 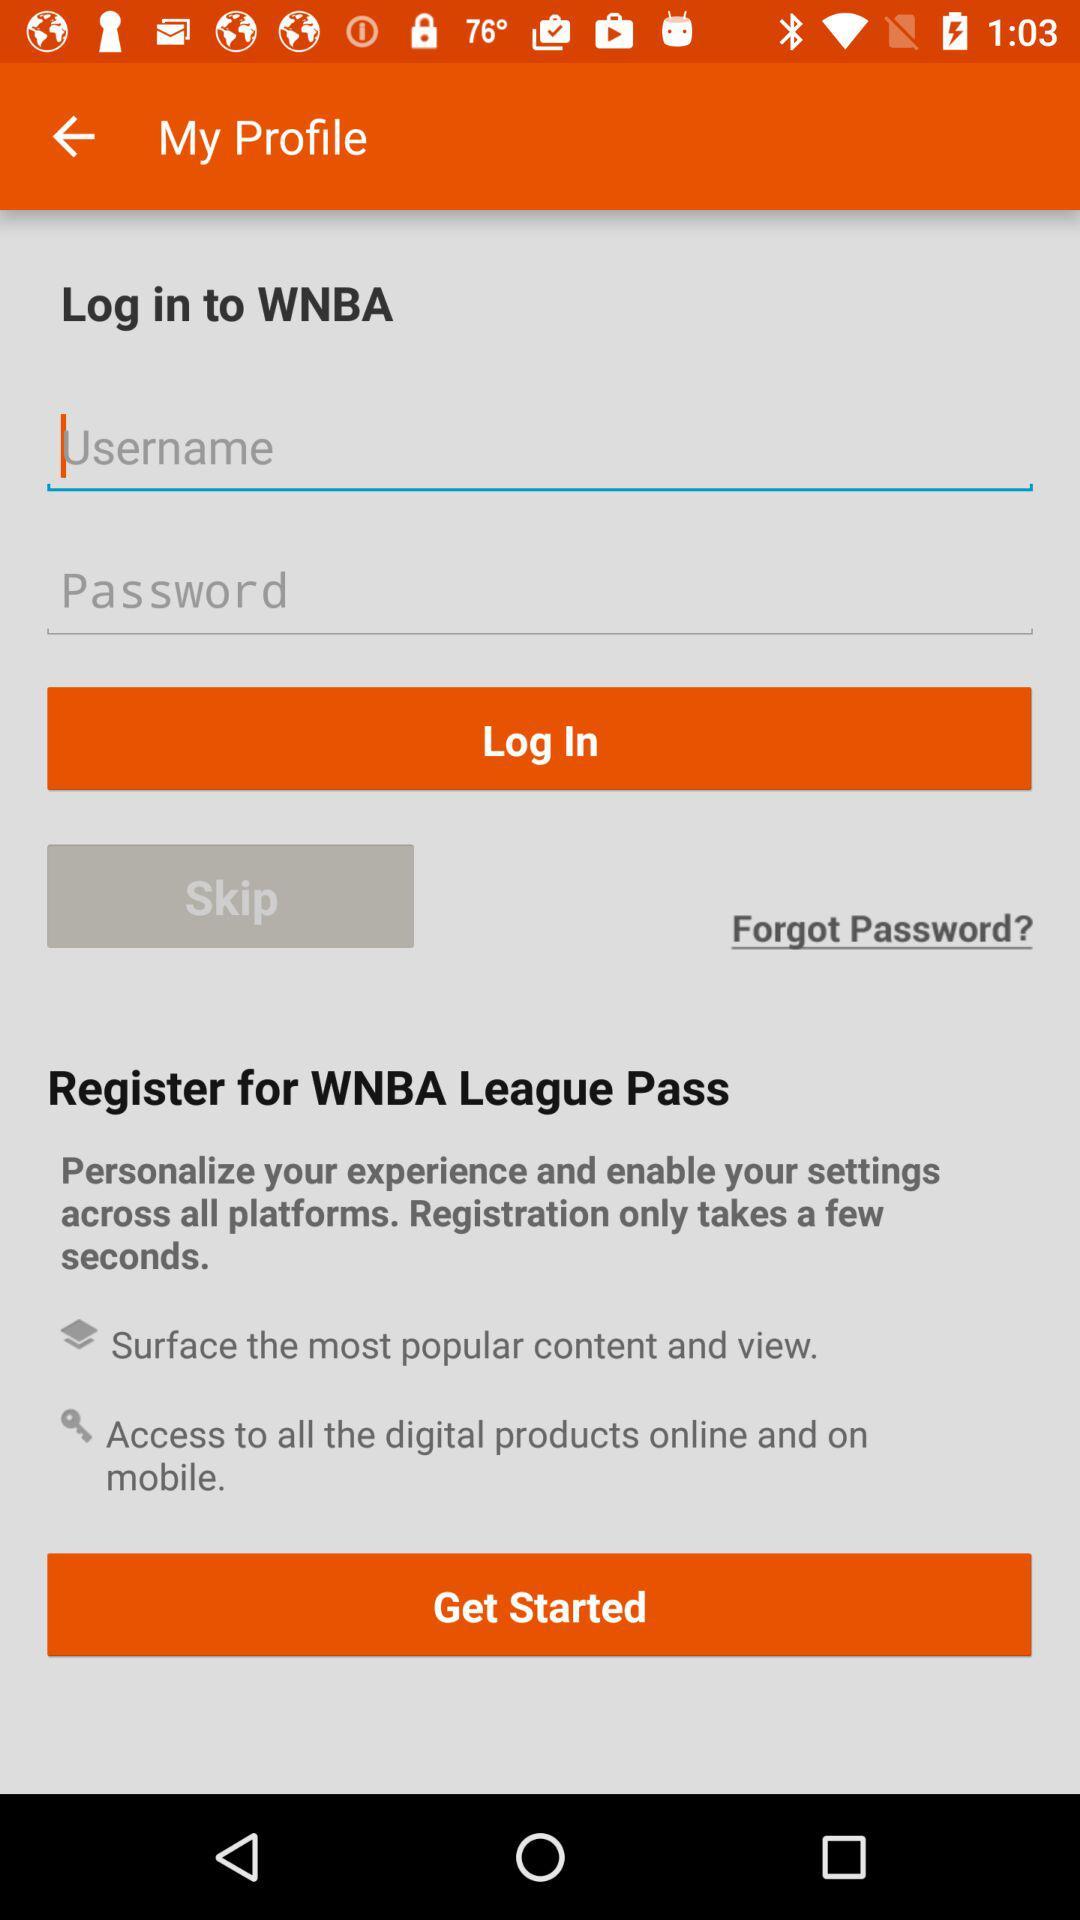 I want to click on username, so click(x=540, y=444).